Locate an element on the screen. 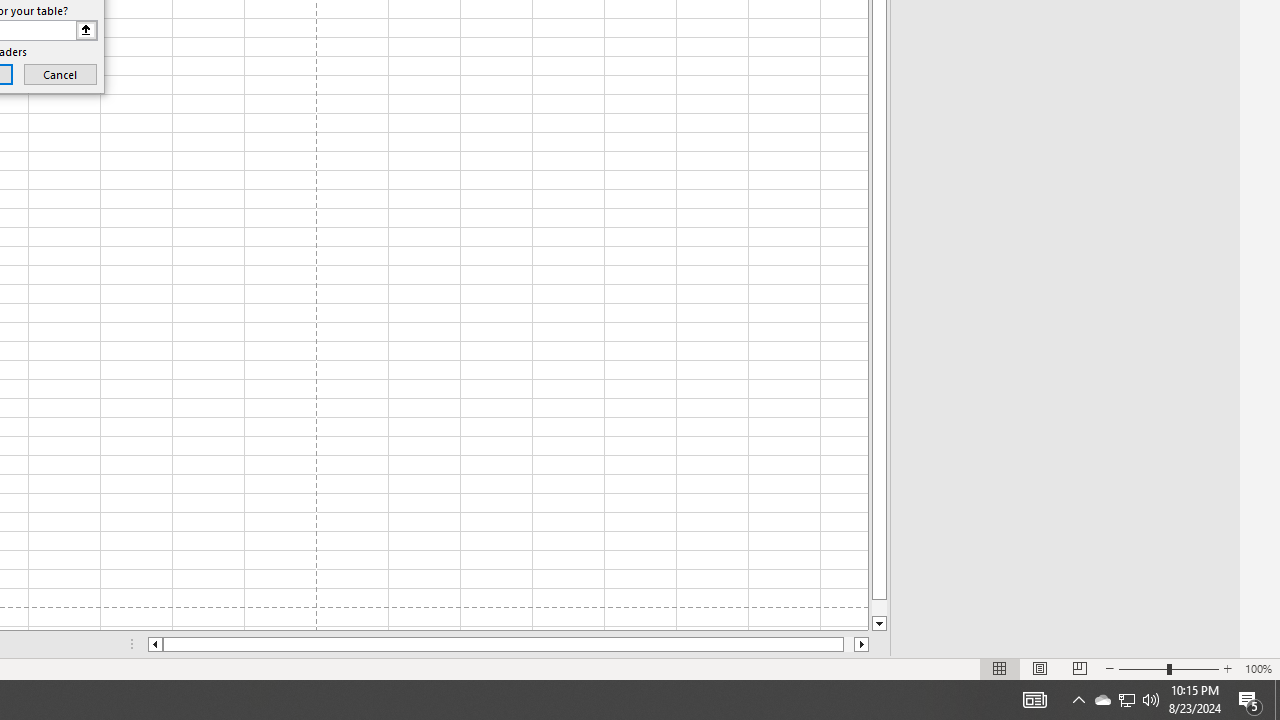 The height and width of the screenshot is (720, 1280). 'Page down' is located at coordinates (879, 607).